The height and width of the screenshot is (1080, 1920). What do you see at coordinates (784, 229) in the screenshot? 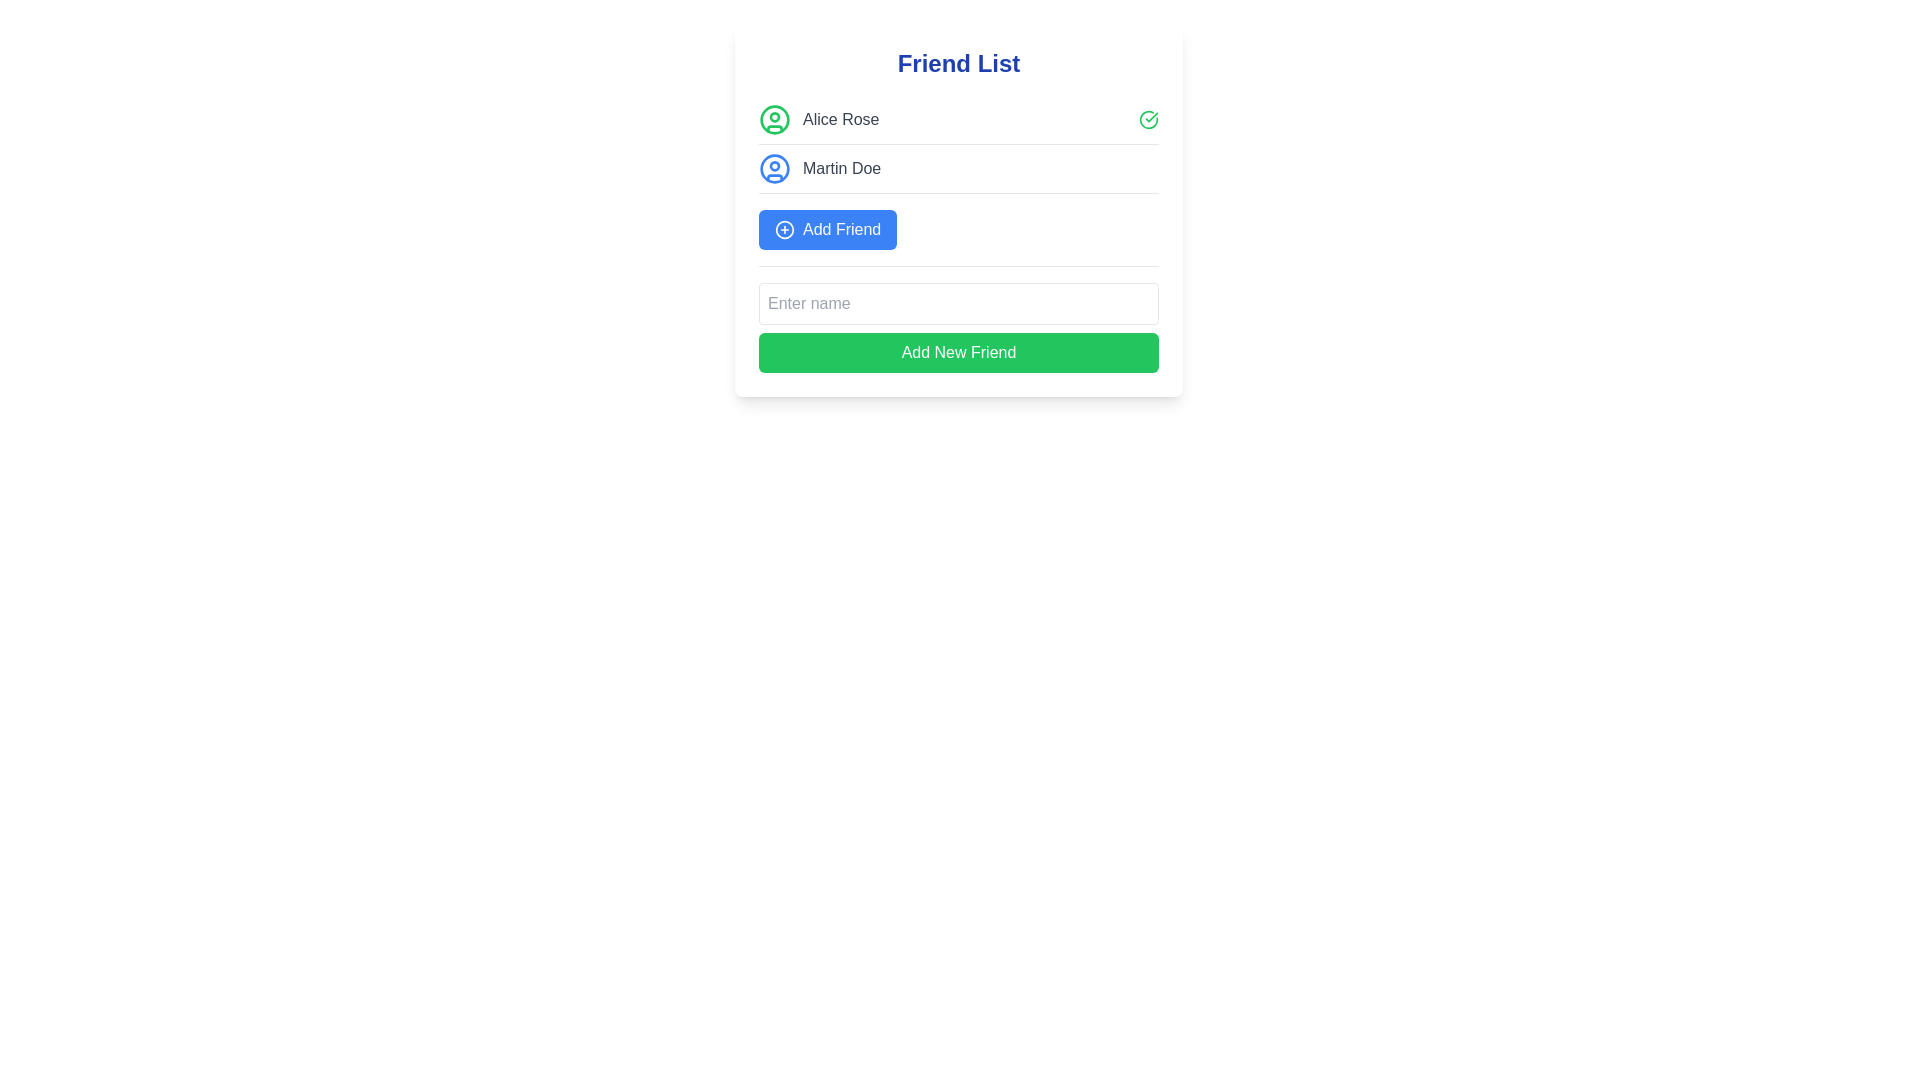
I see `the graphical representation of the 'Add Friend' icon located to the left of the 'Add Friend' text within the blue button in the central card layout` at bounding box center [784, 229].